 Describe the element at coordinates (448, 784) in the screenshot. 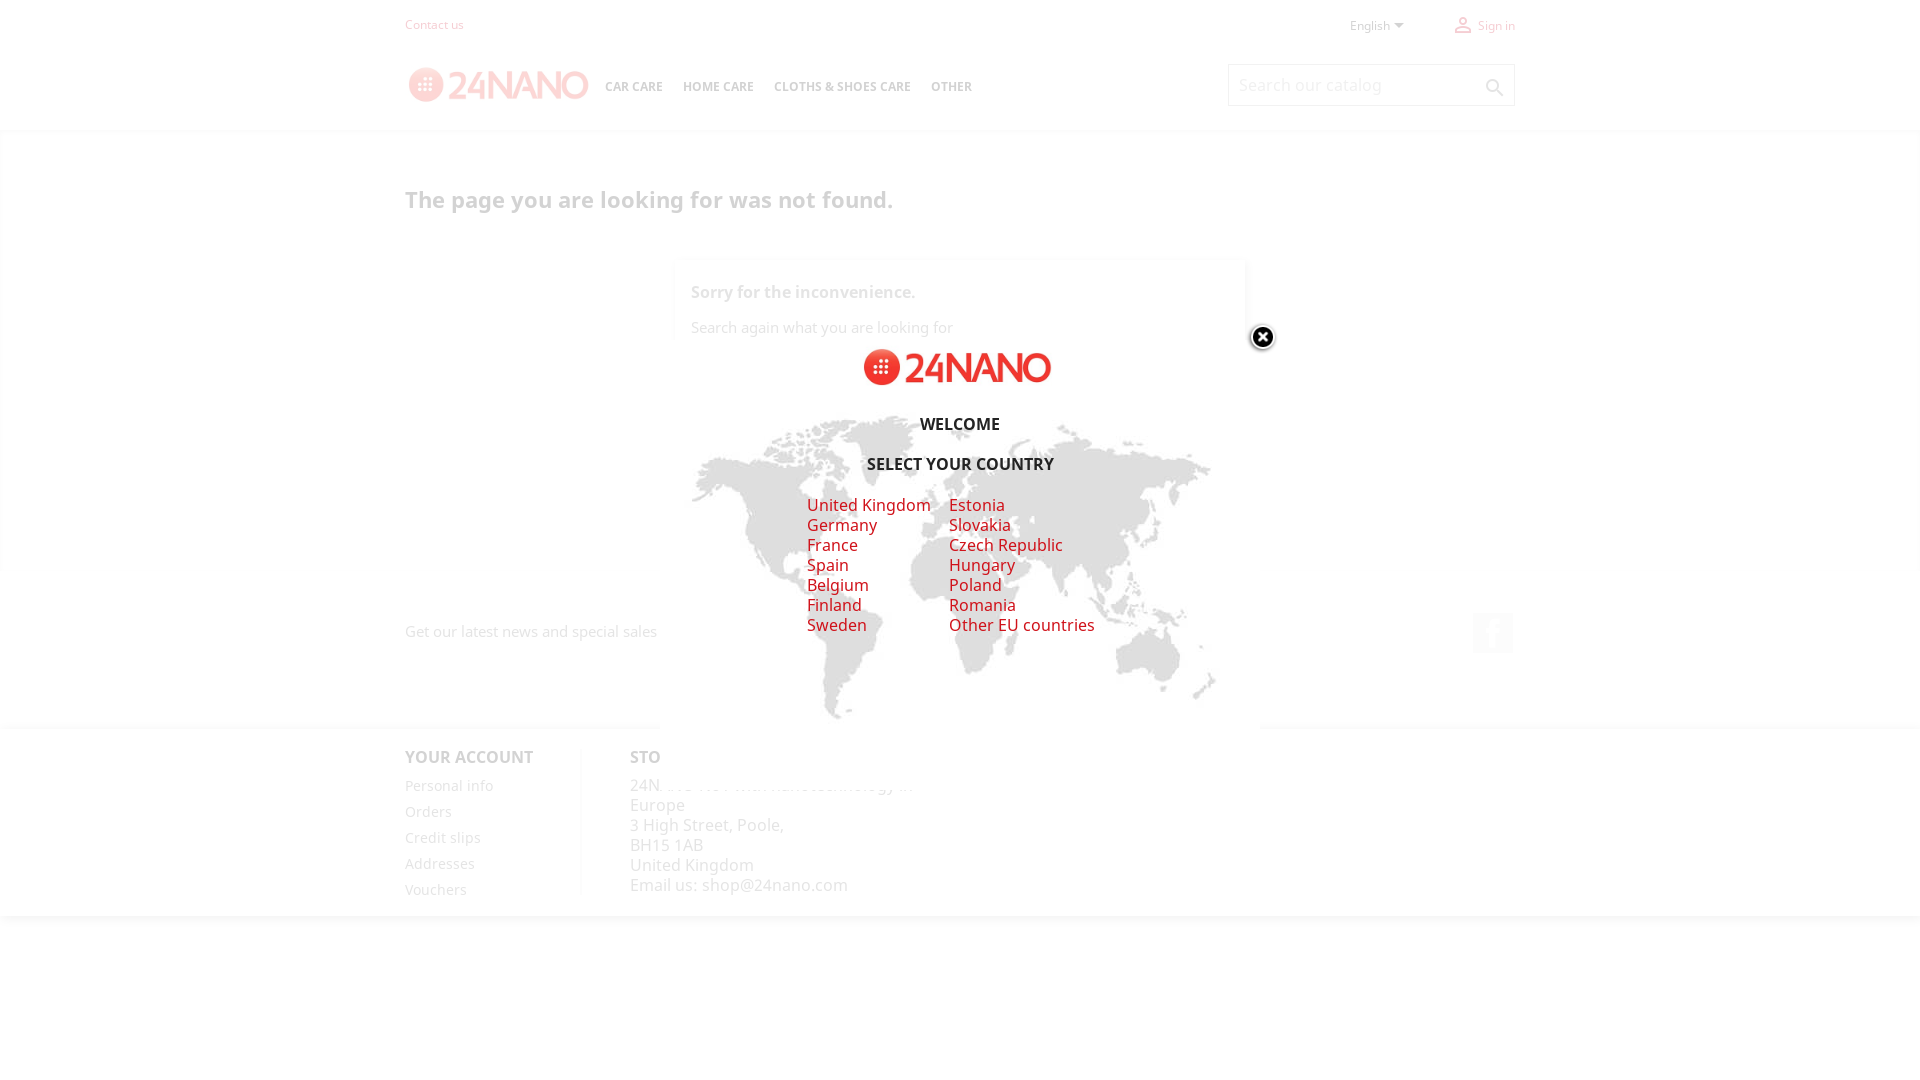

I see `'Personal info'` at that location.